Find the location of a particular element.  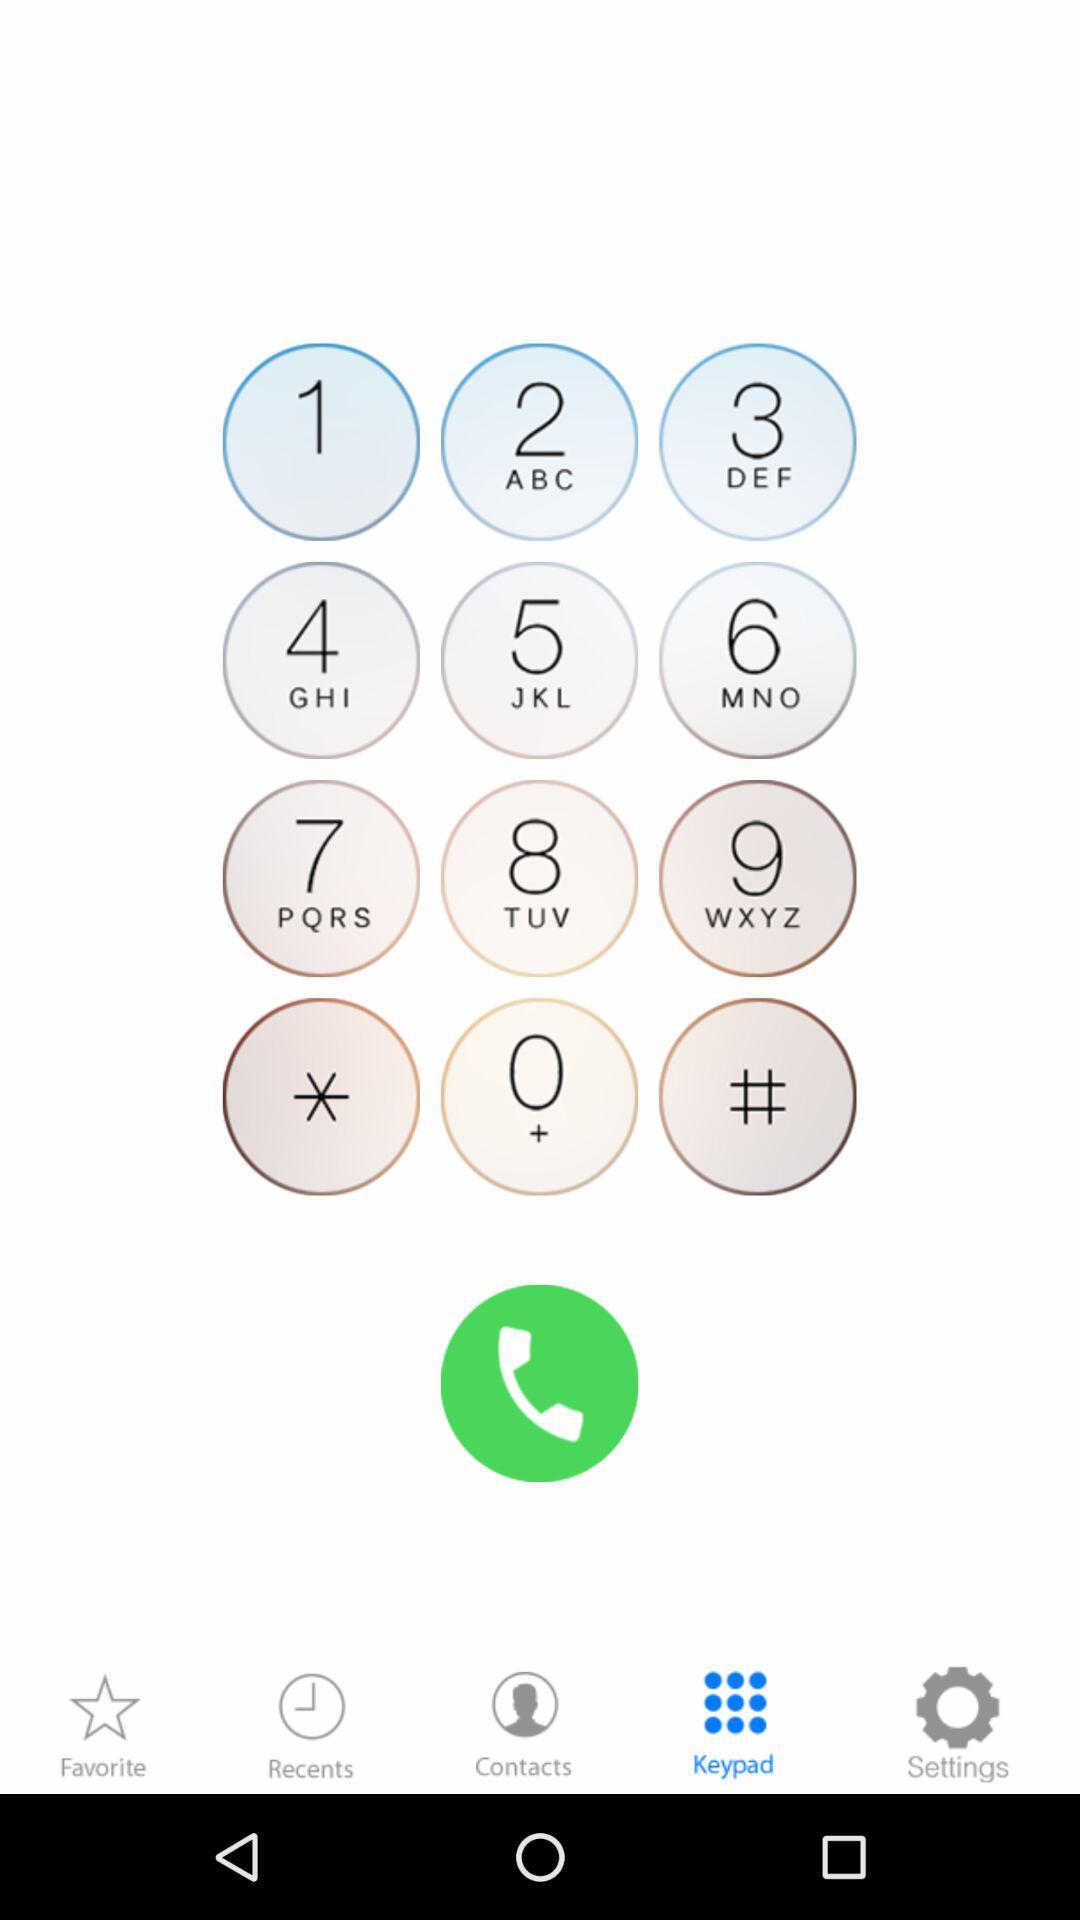

the close icon is located at coordinates (320, 1173).